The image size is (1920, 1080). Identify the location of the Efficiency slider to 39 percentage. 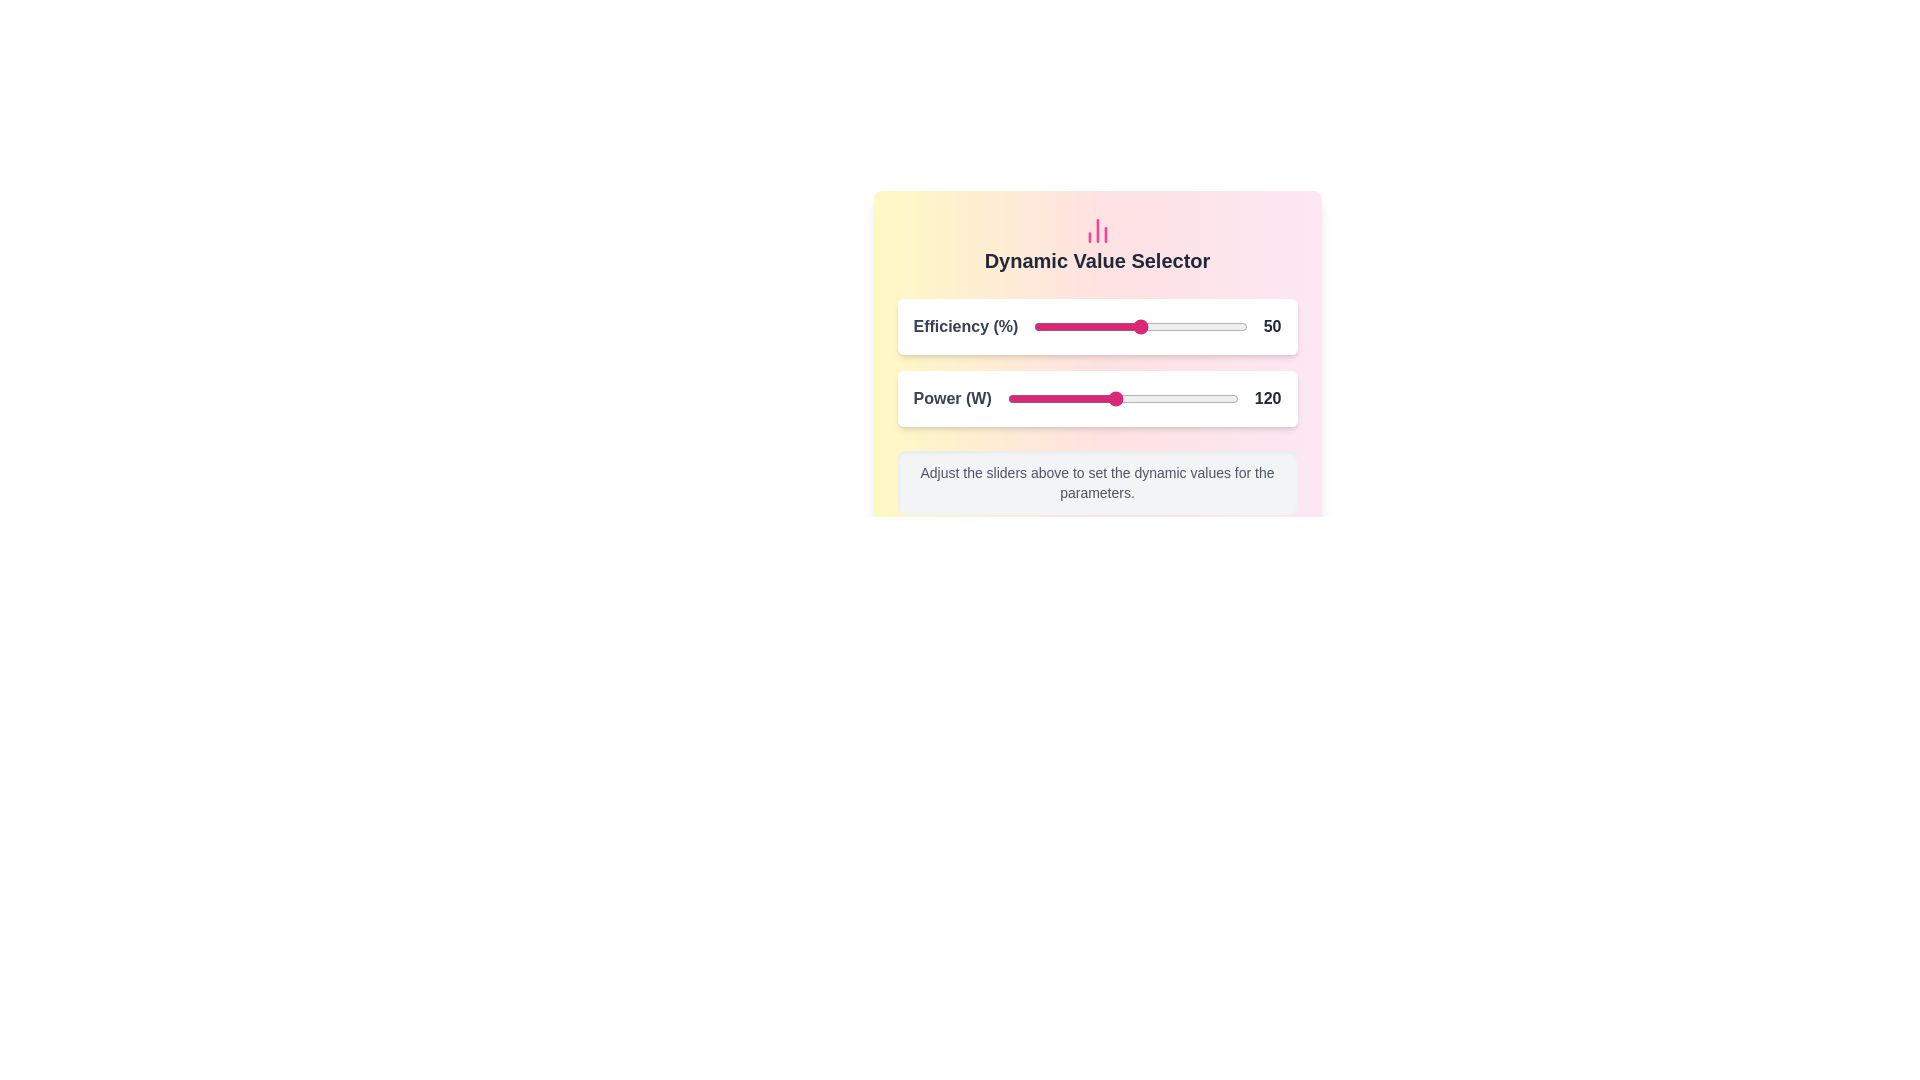
(1116, 326).